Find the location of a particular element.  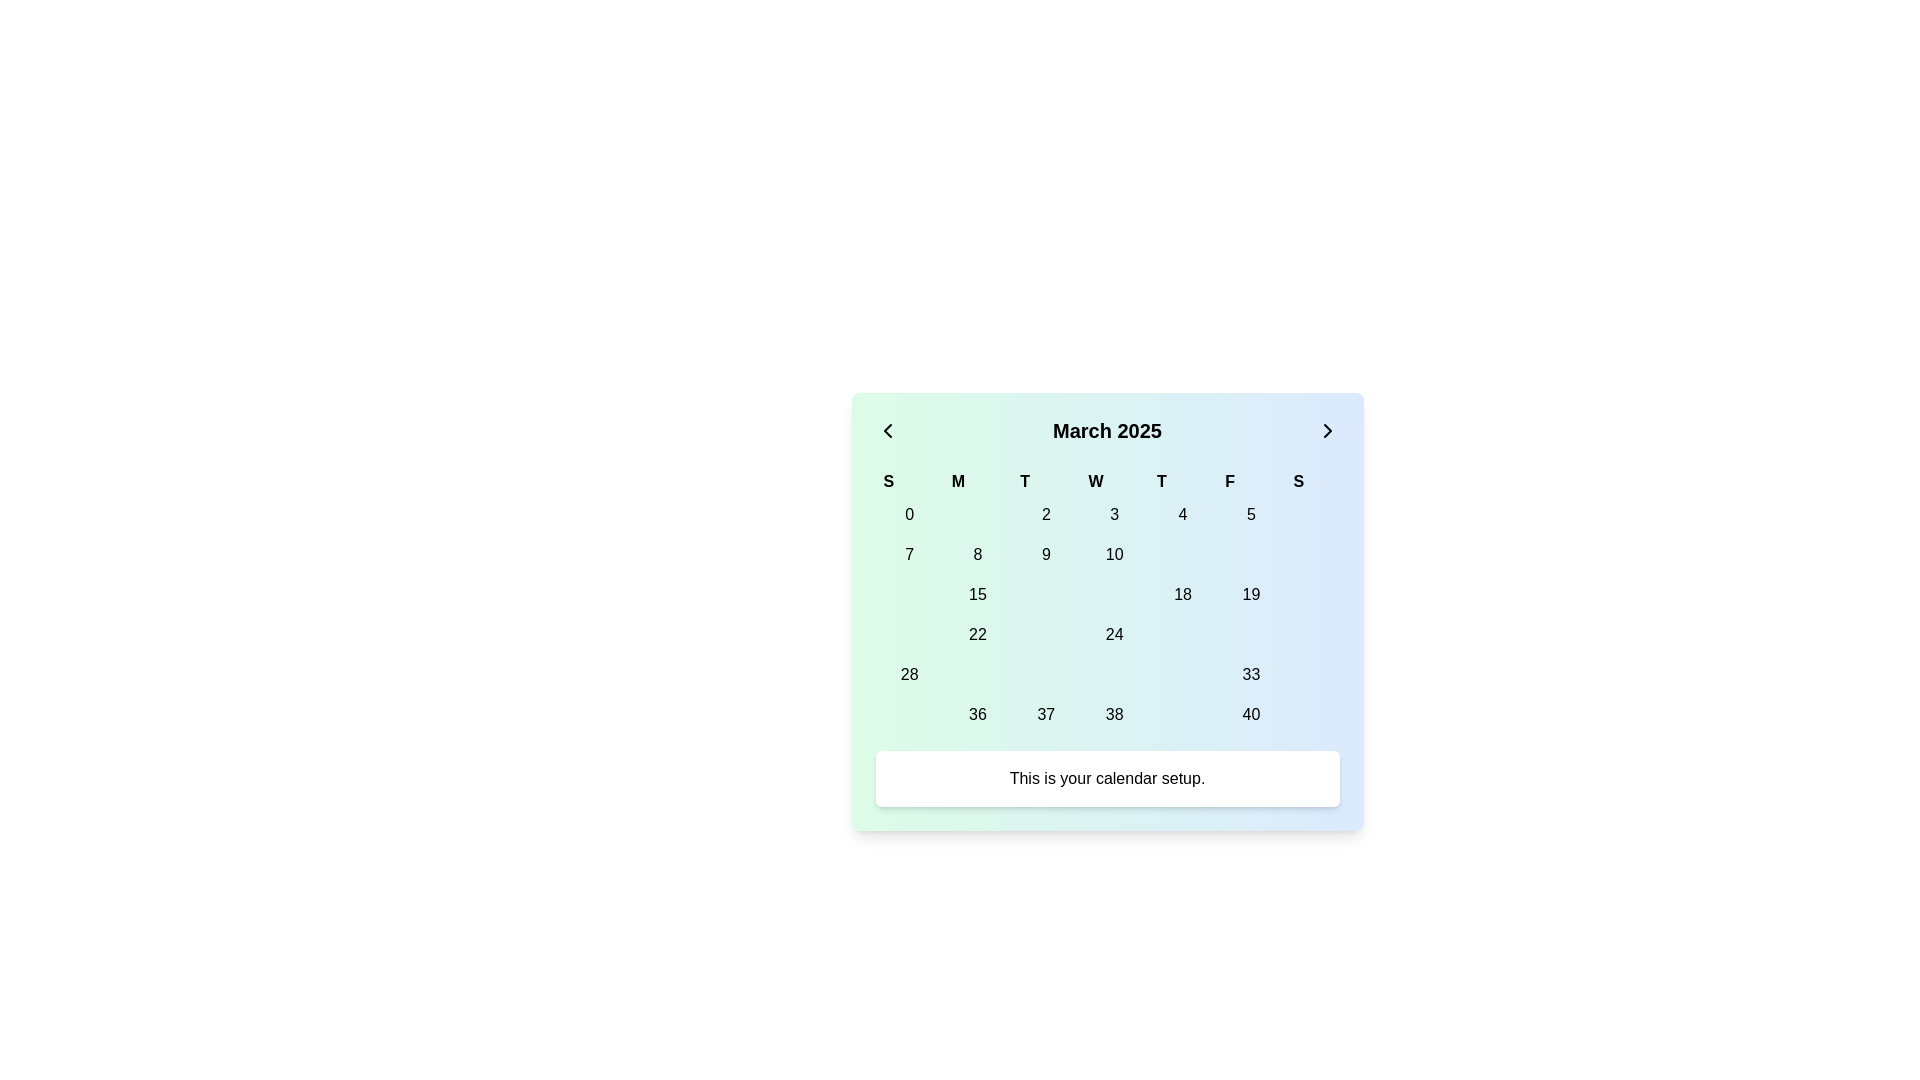

the date display labeled '7' in the calendar layout, located in the second row and first column under 'S' (Sunday) is located at coordinates (908, 555).